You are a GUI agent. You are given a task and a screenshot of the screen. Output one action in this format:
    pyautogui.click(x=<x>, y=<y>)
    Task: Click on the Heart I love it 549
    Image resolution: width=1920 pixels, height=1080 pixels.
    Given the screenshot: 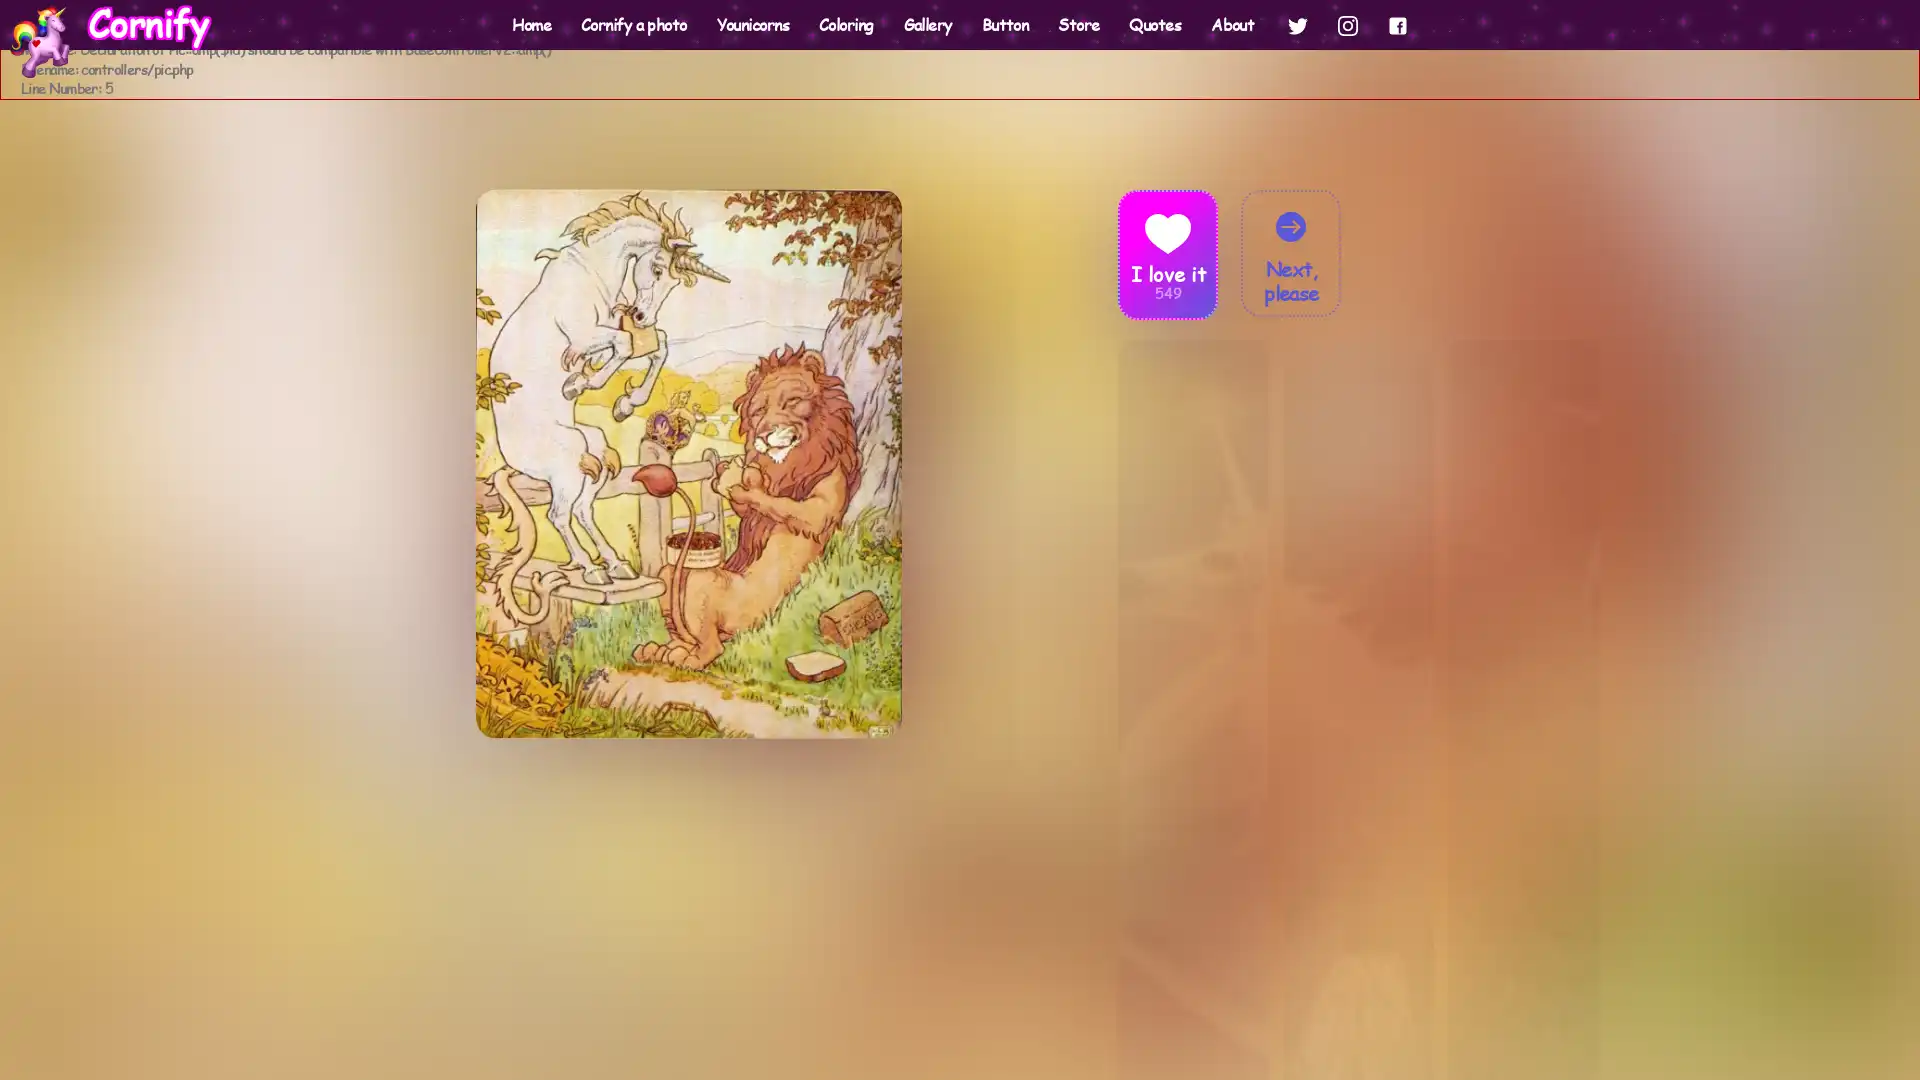 What is the action you would take?
    pyautogui.click(x=1167, y=253)
    